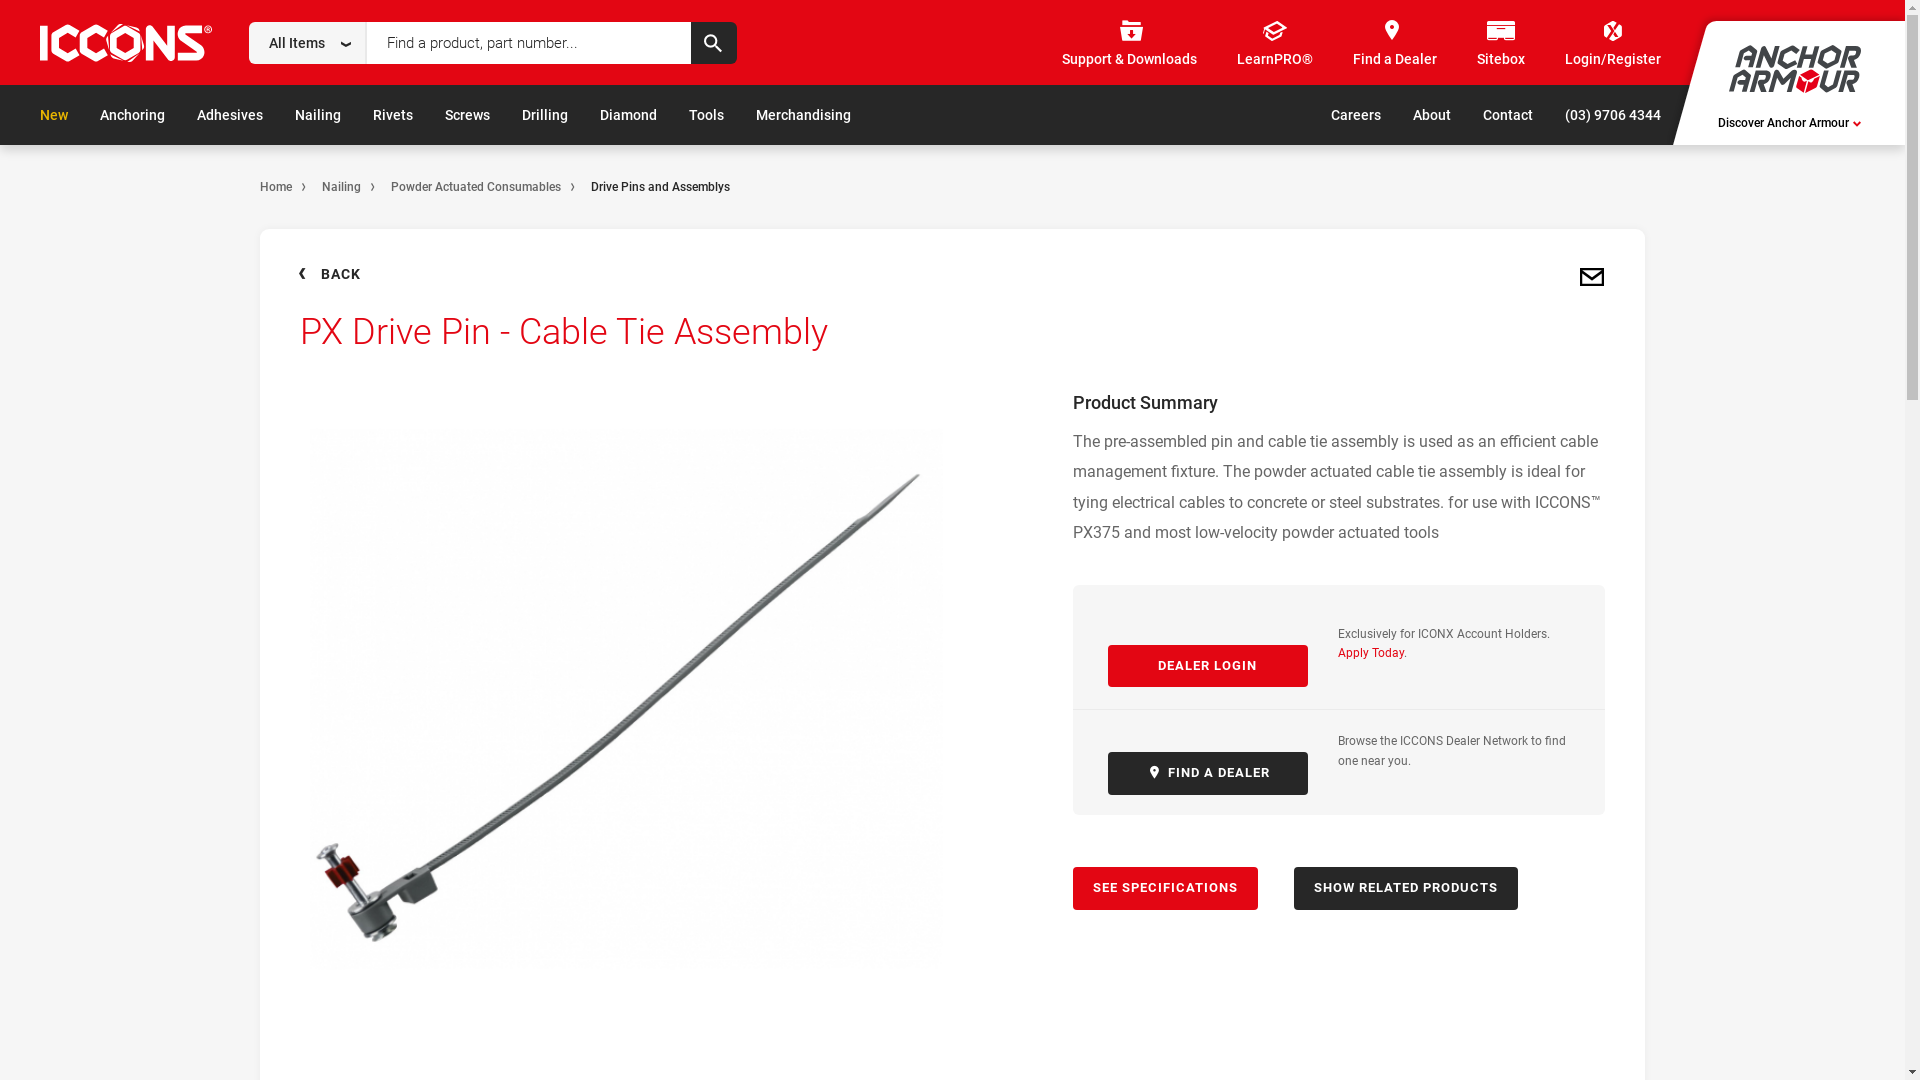 The width and height of the screenshot is (1920, 1080). What do you see at coordinates (274, 186) in the screenshot?
I see `'Home'` at bounding box center [274, 186].